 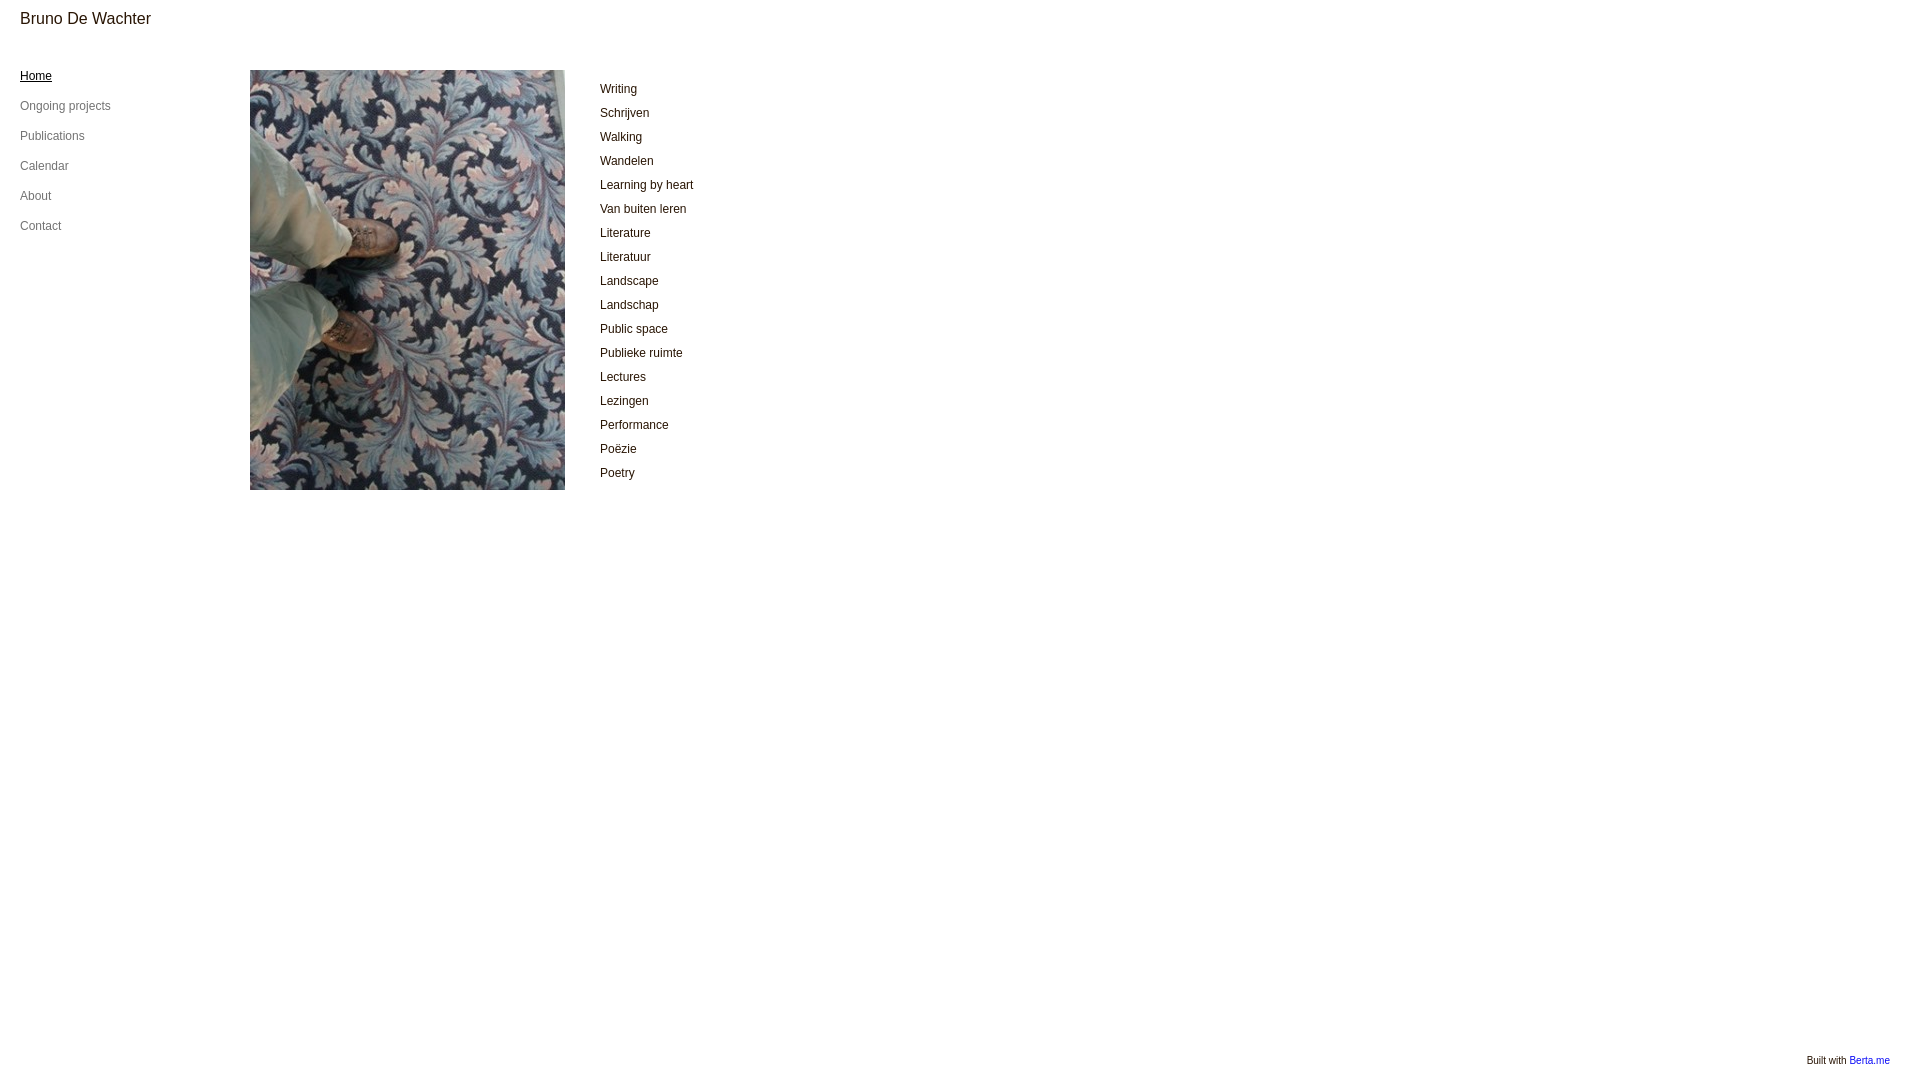 I want to click on 'About', so click(x=35, y=196).